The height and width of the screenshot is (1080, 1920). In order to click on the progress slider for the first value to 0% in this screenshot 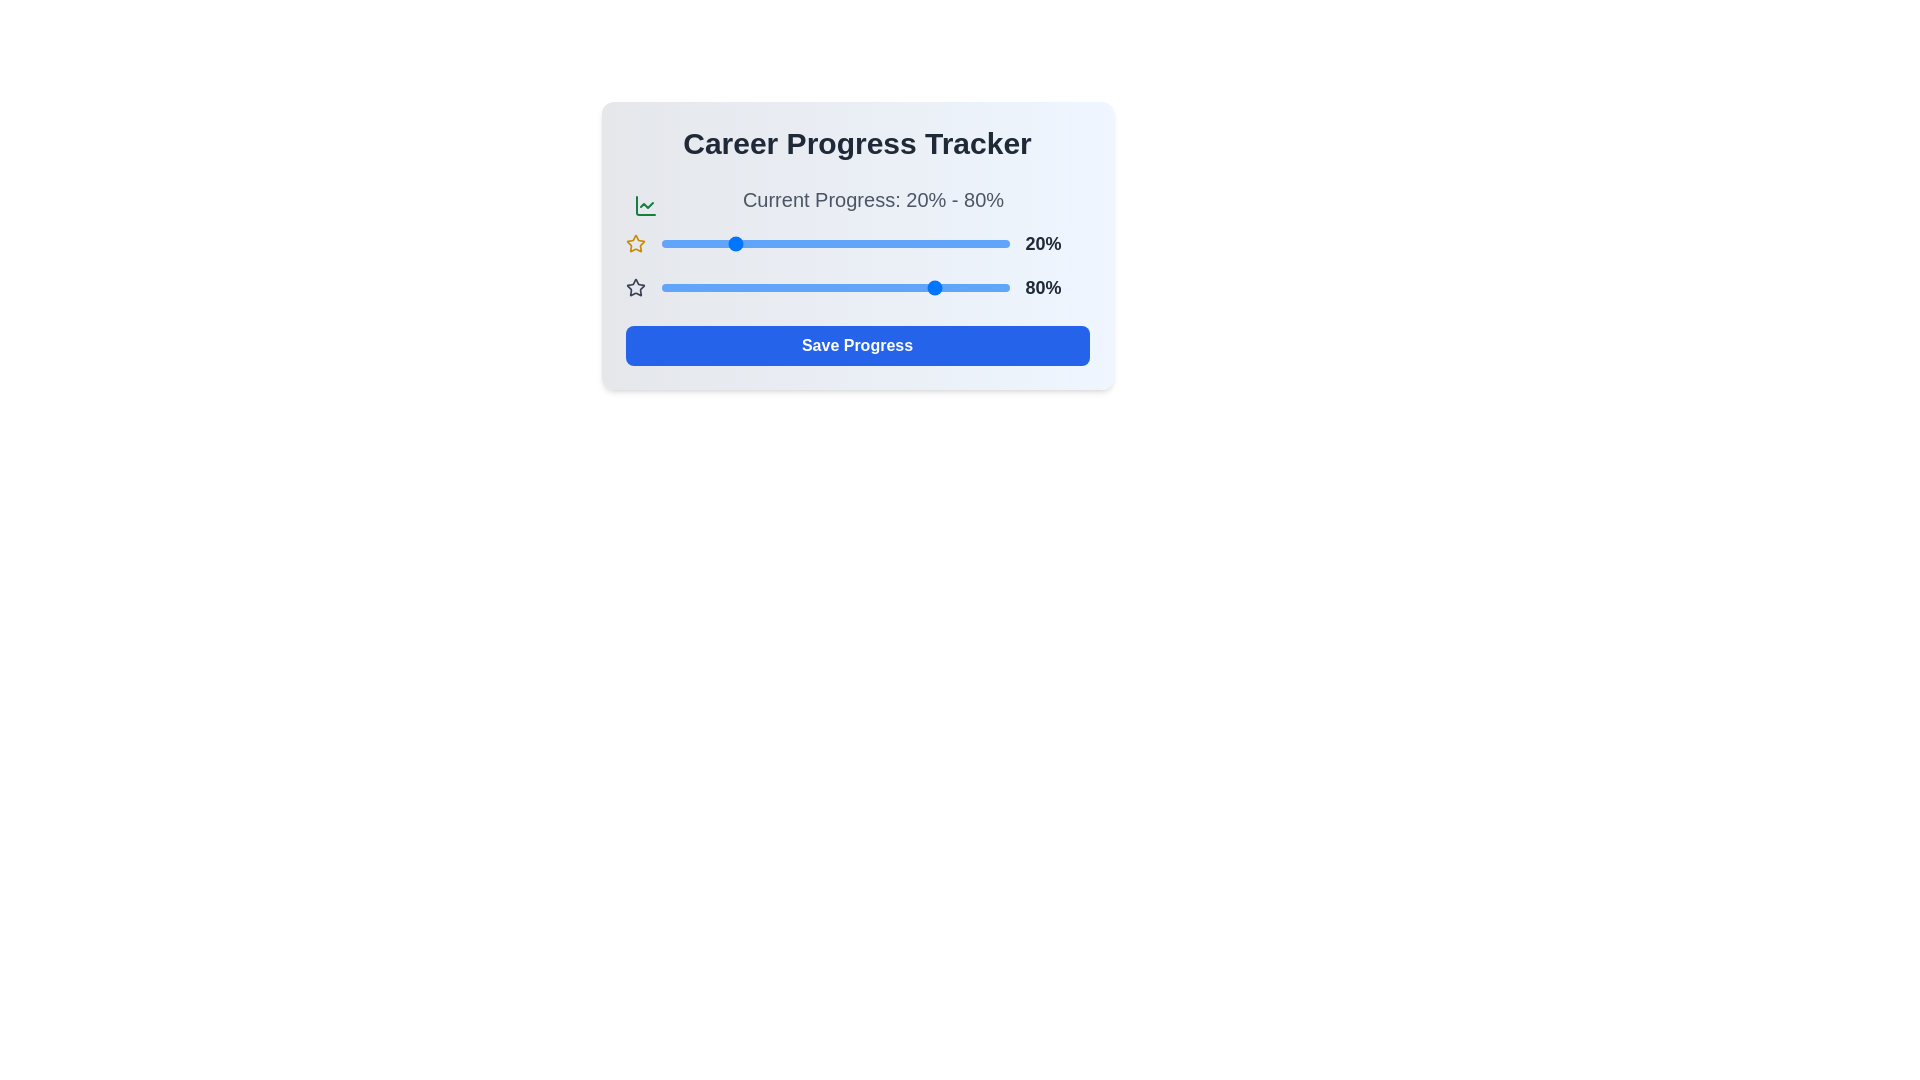, I will do `click(661, 242)`.